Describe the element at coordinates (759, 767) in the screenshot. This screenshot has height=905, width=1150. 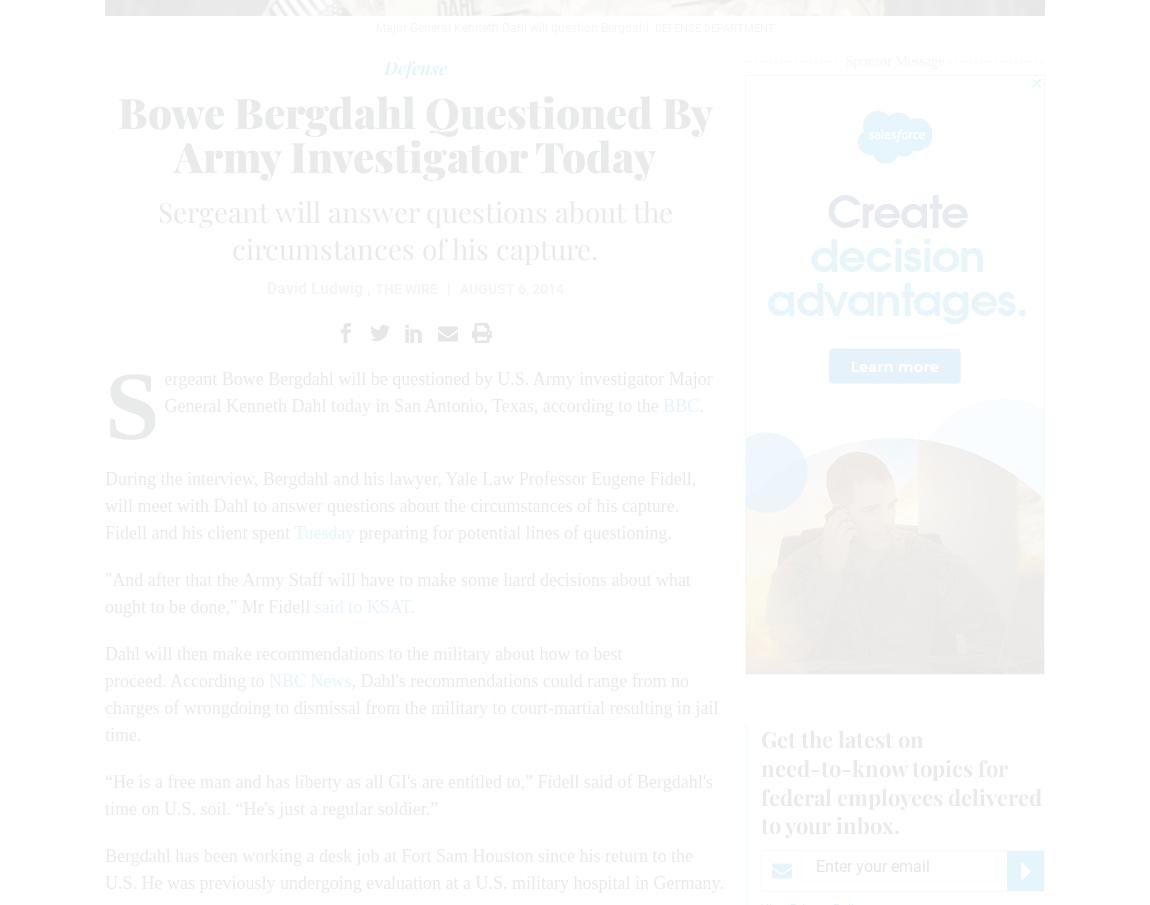
I see `'need-to-know'` at that location.